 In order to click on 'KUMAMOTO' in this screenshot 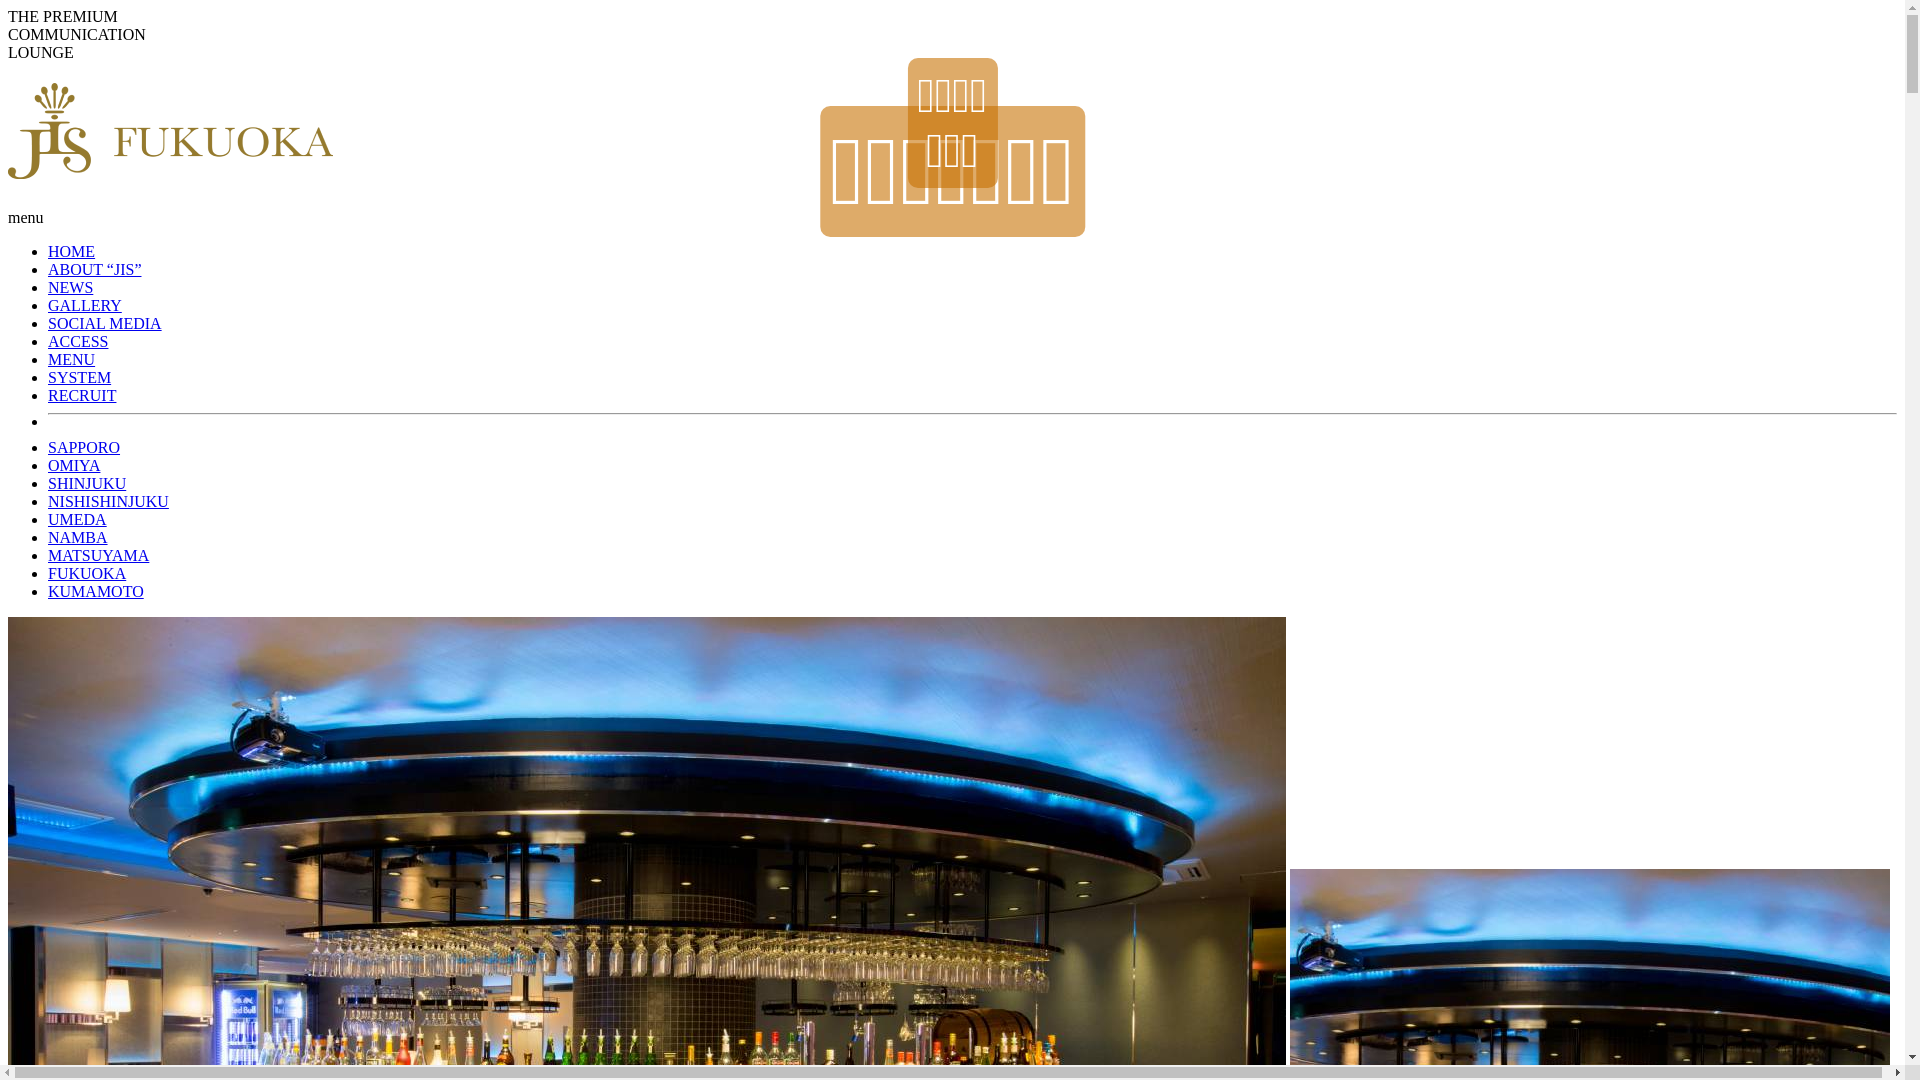, I will do `click(95, 590)`.